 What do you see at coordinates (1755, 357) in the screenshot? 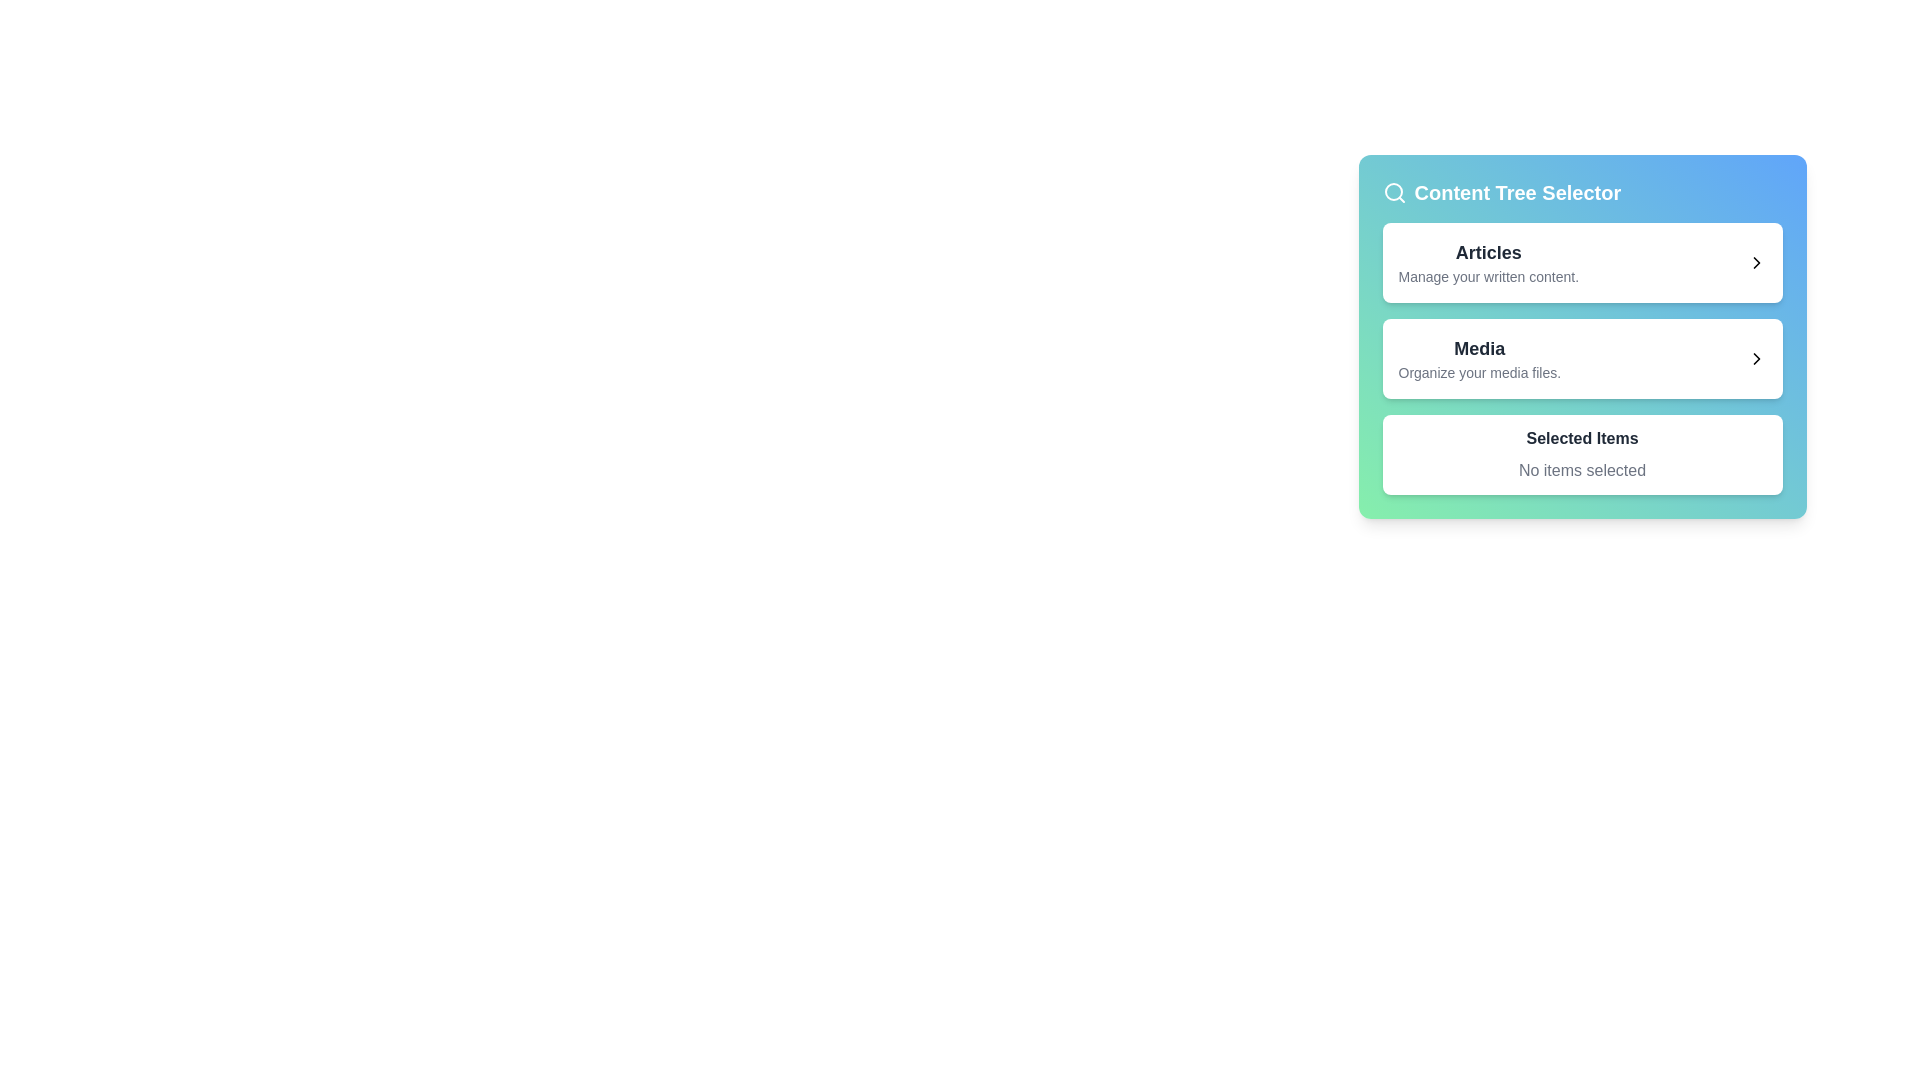
I see `the directional indicator icon associated with the 'Media' option in the 'Content Tree Selector'` at bounding box center [1755, 357].